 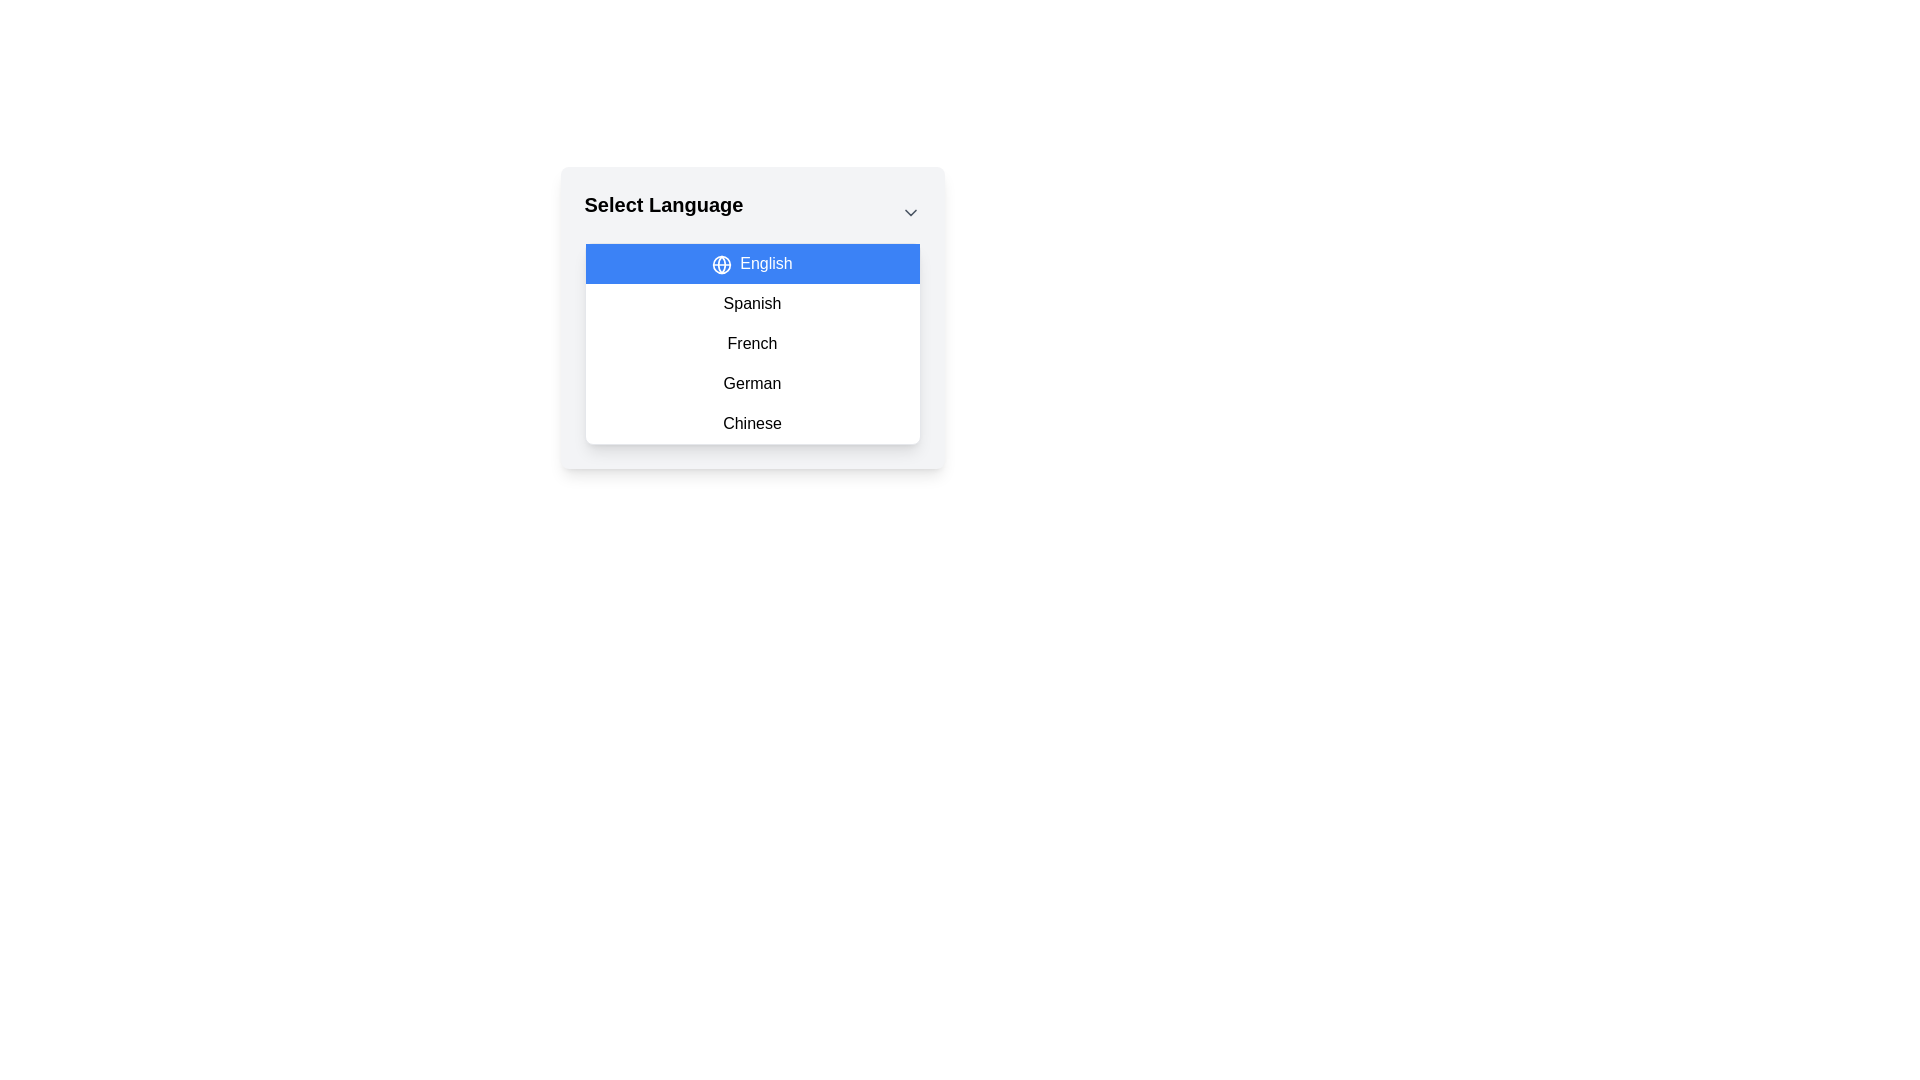 I want to click on the small globe icon in the highlighted language selection dropdown menu, located to the left of the 'English' text, so click(x=721, y=263).